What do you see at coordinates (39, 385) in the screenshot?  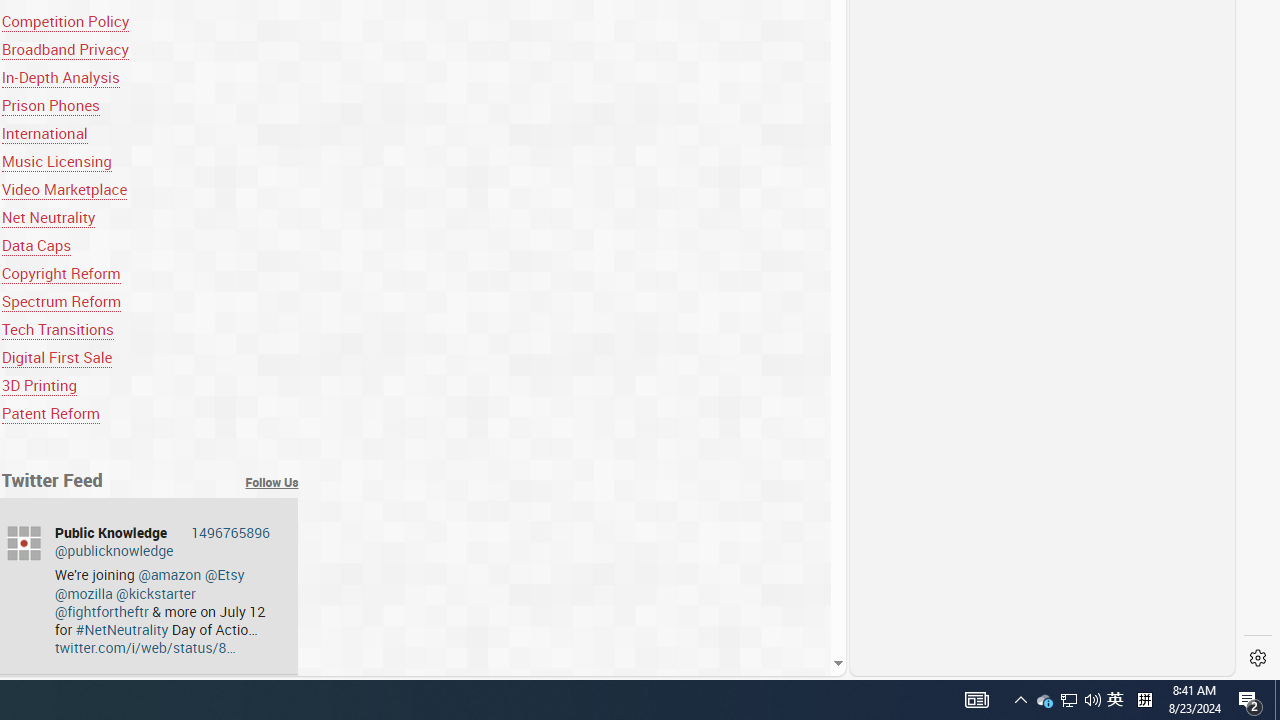 I see `'3D Printing'` at bounding box center [39, 385].